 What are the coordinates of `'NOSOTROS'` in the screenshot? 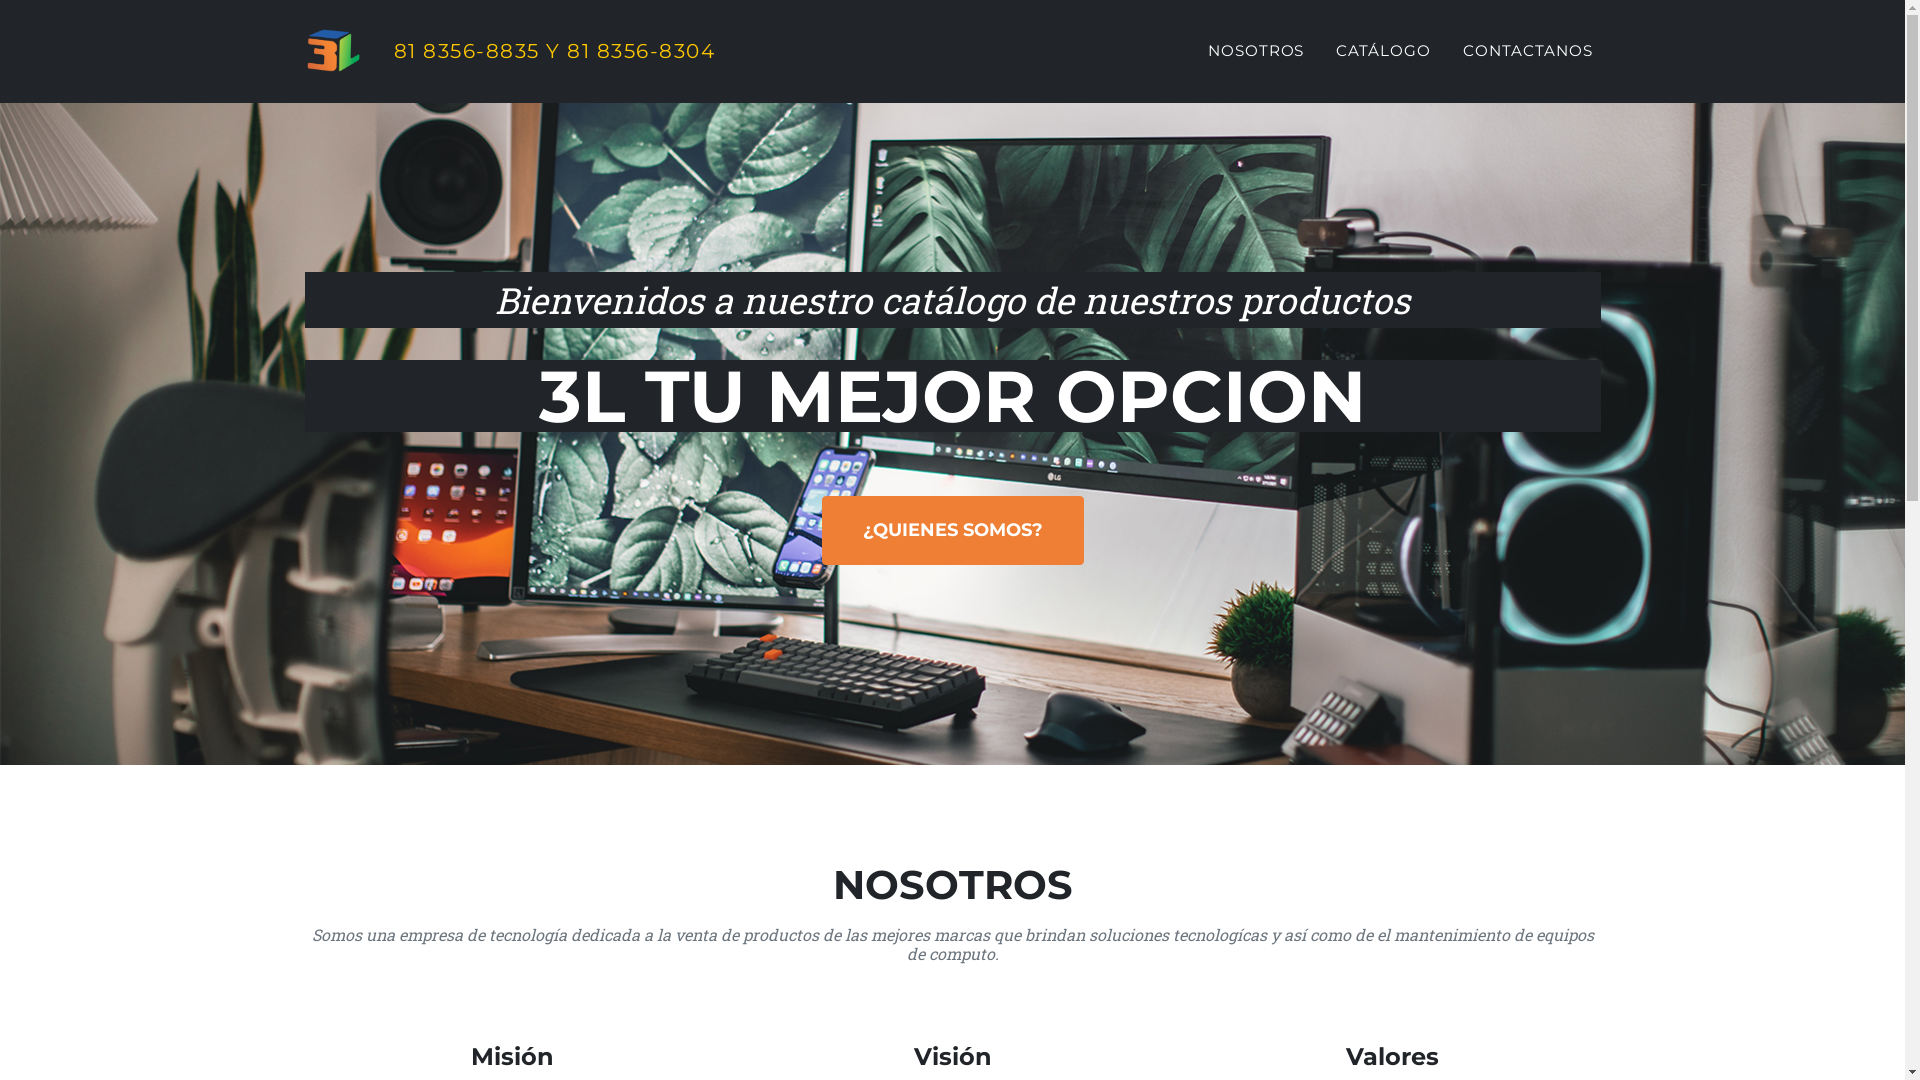 It's located at (1255, 50).